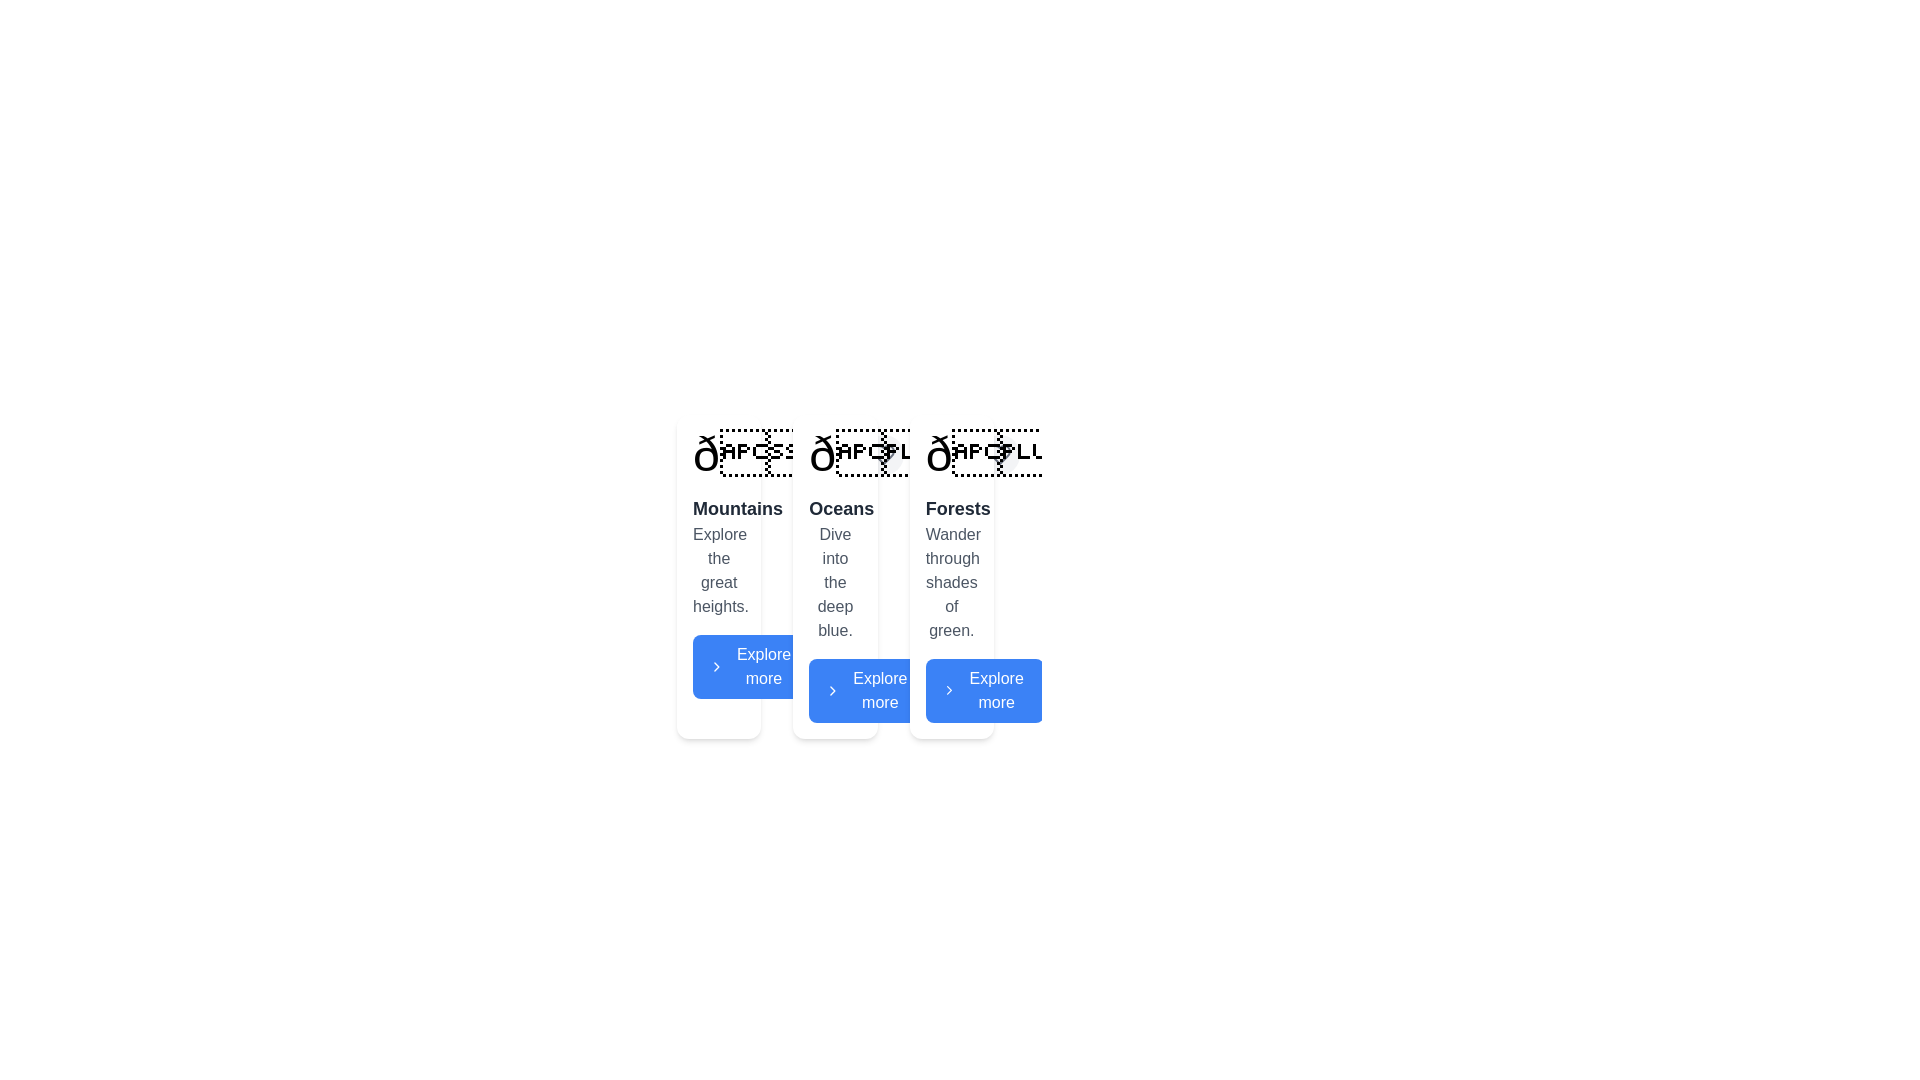 The width and height of the screenshot is (1920, 1080). Describe the element at coordinates (984, 689) in the screenshot. I see `the 'Explore more' button with a blue background and white text located at the bottom-right corner of the card layout below the 'Forests' section` at that location.